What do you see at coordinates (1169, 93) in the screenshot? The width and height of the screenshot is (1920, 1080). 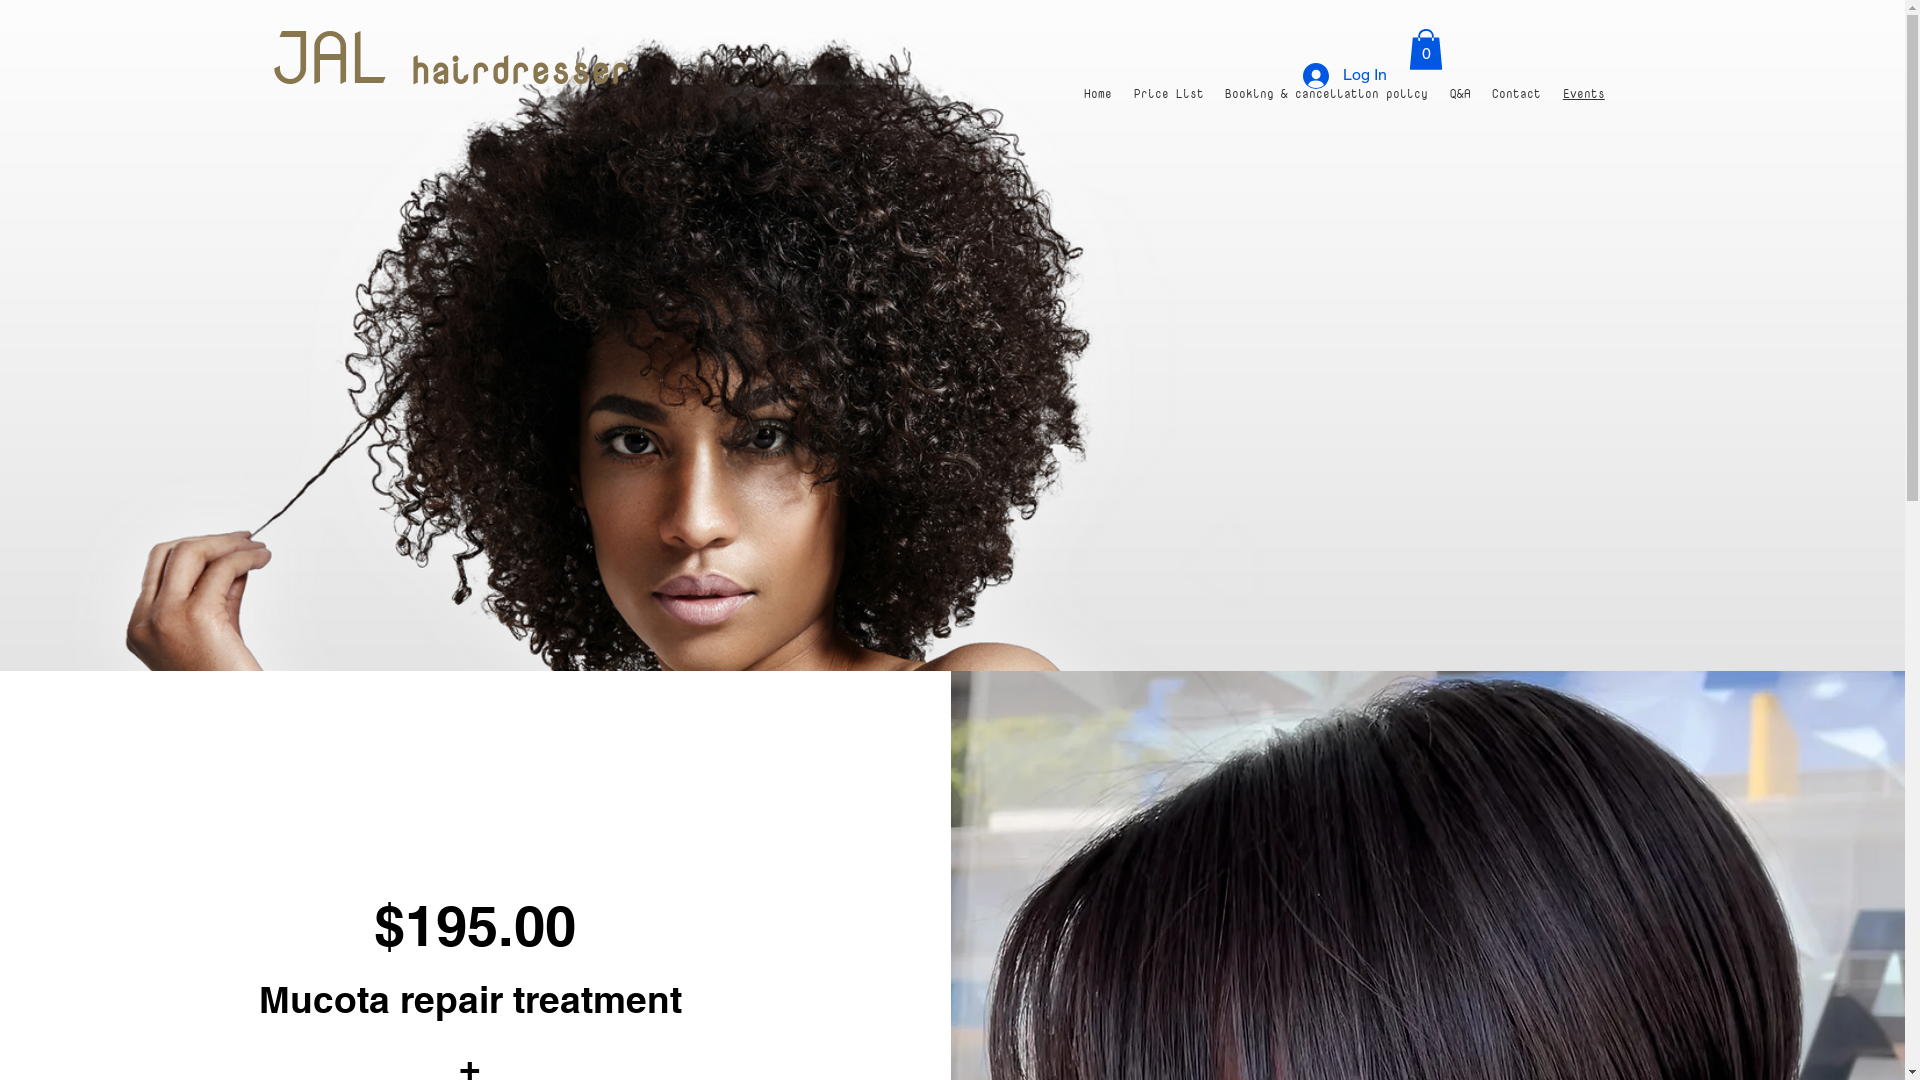 I see `'Price List'` at bounding box center [1169, 93].